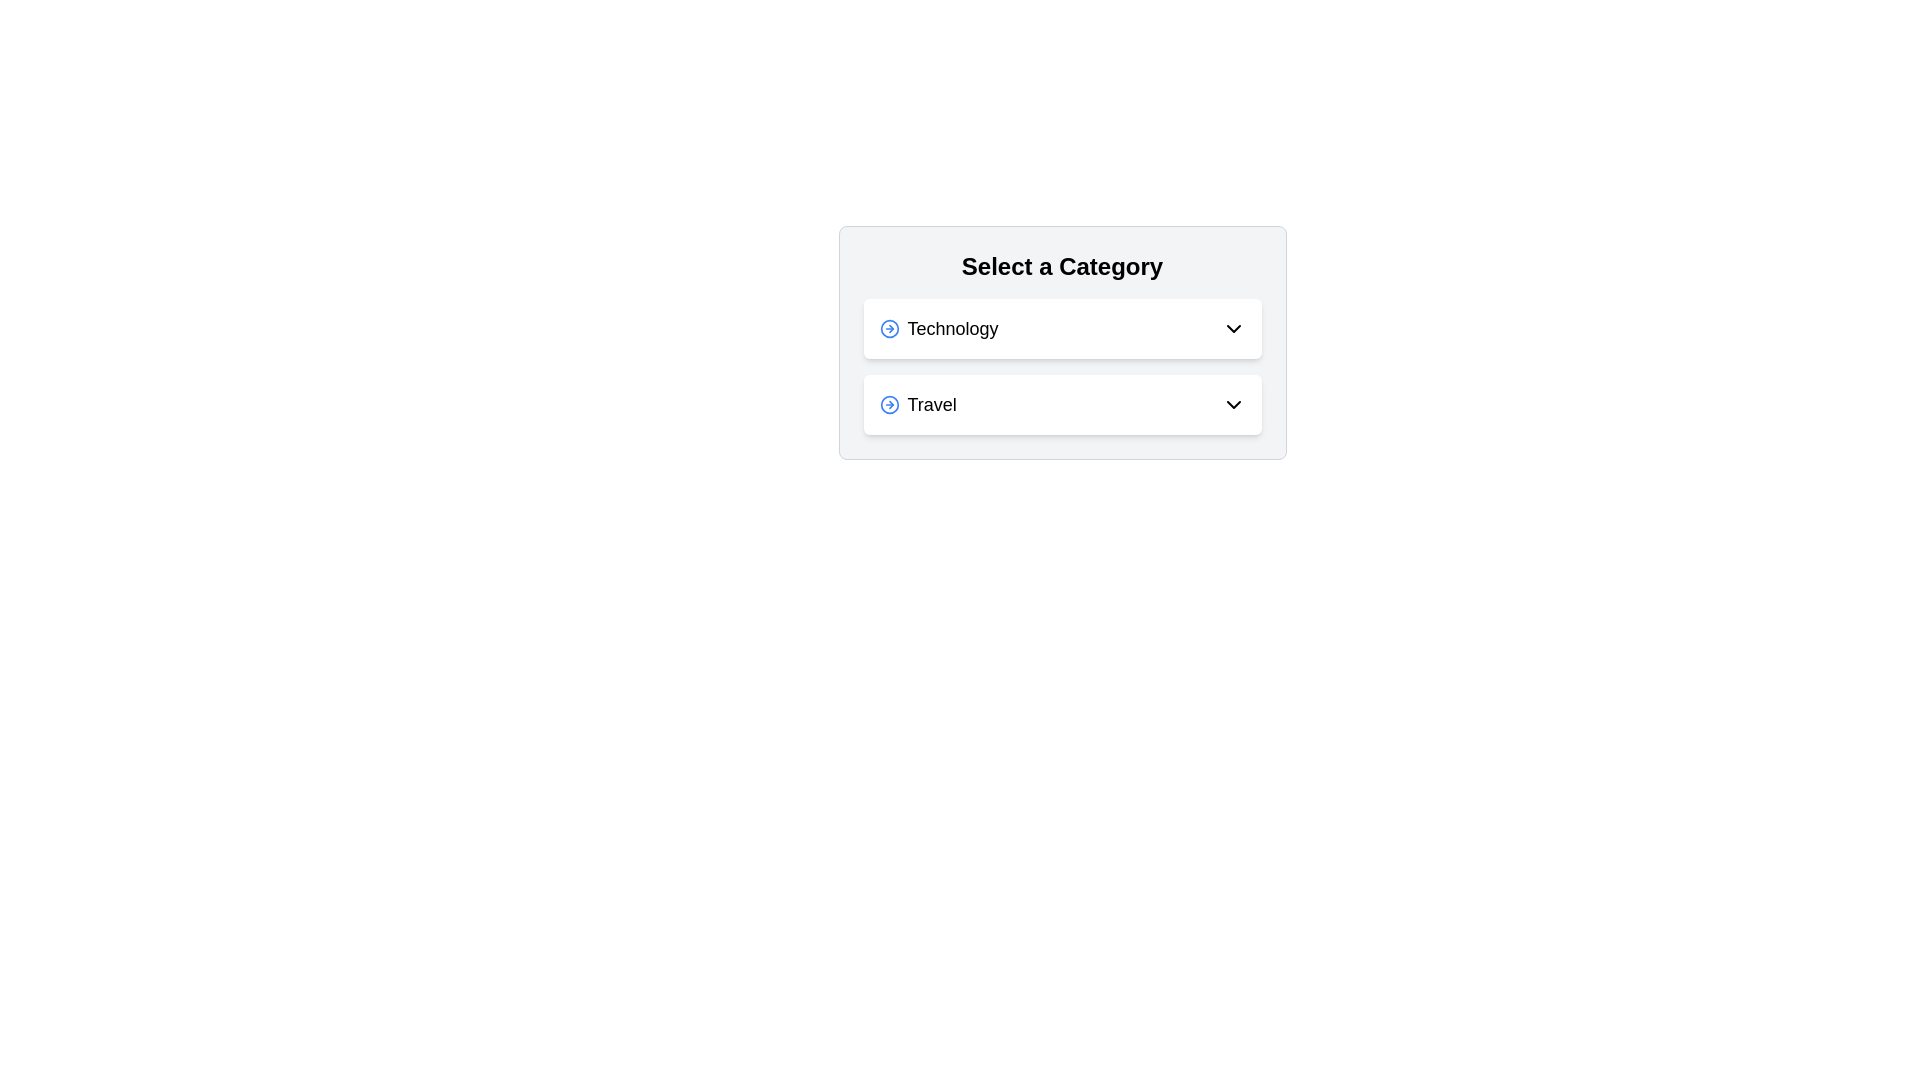 This screenshot has width=1920, height=1080. Describe the element at coordinates (1232, 405) in the screenshot. I see `the chevron down icon next to the word 'Travel'` at that location.